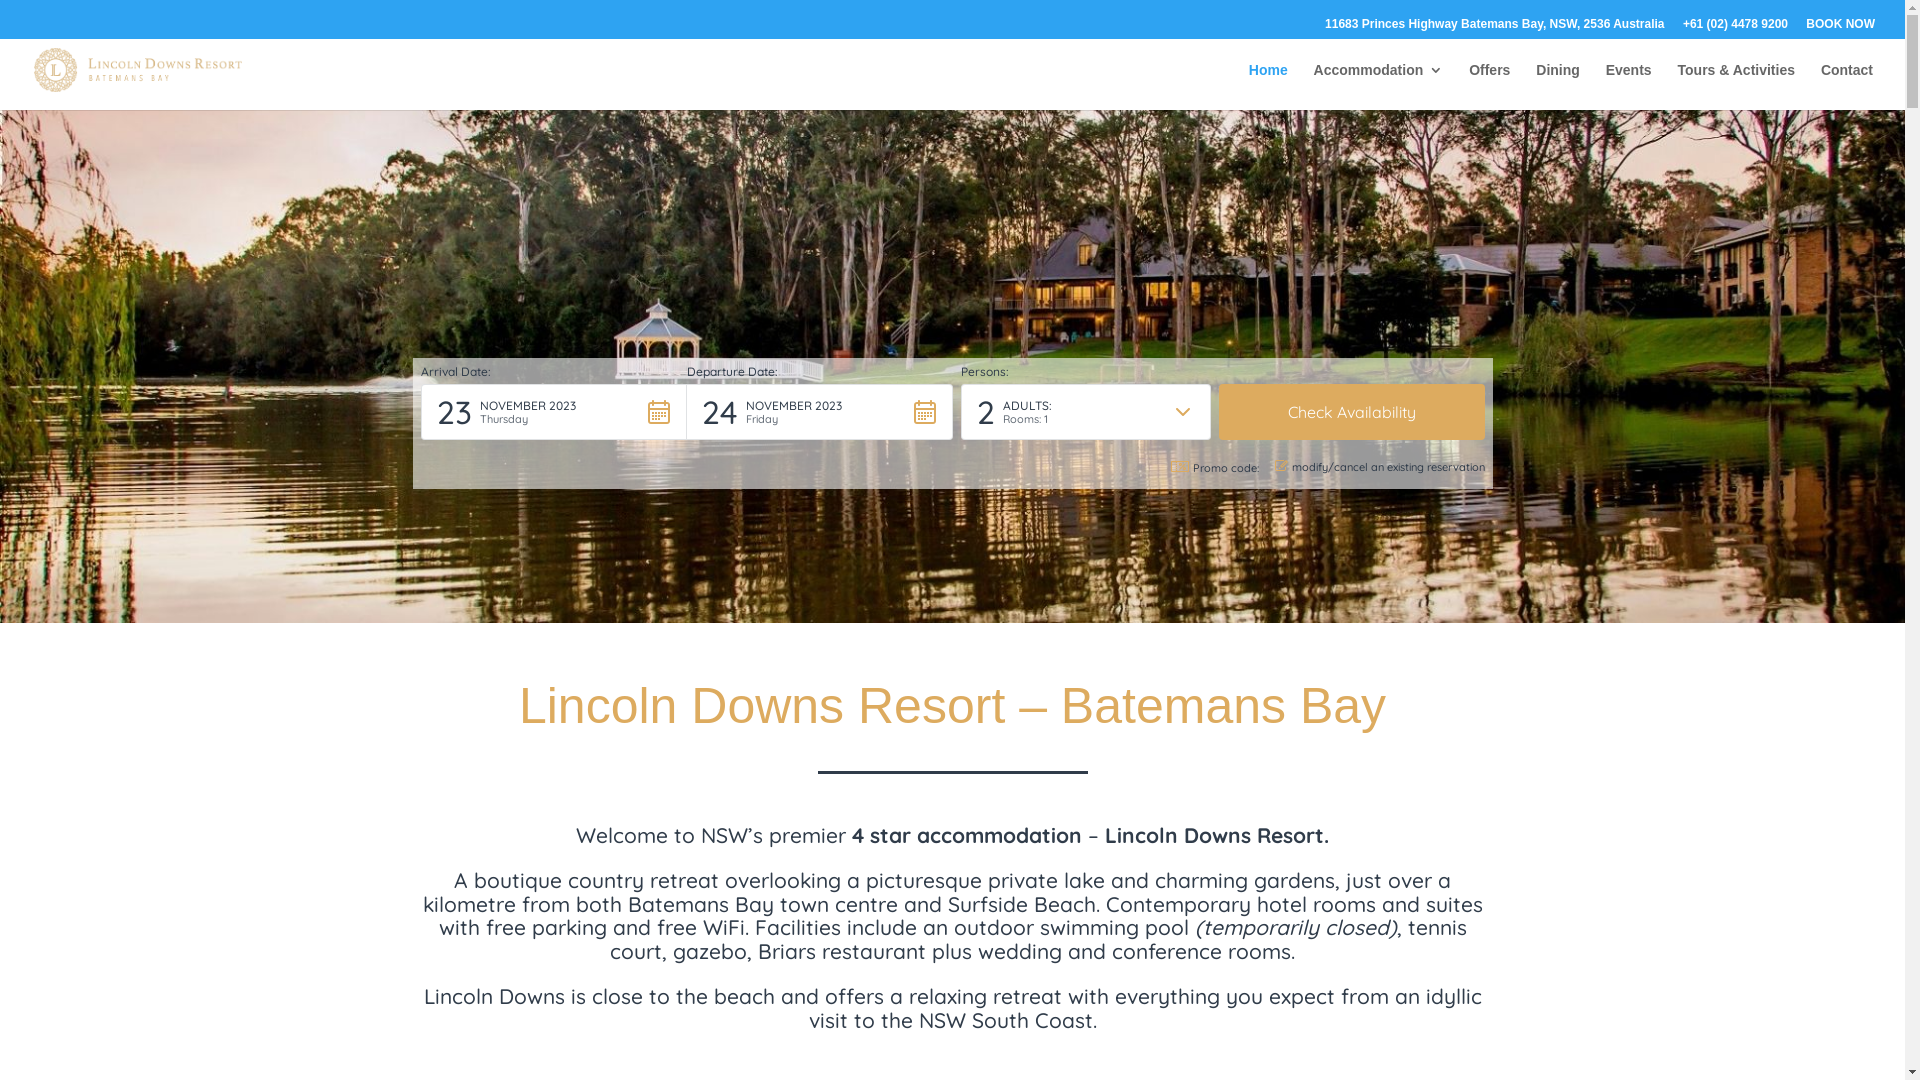 Image resolution: width=1920 pixels, height=1080 pixels. I want to click on 'modify/cancel an existing reservation', so click(1377, 467).